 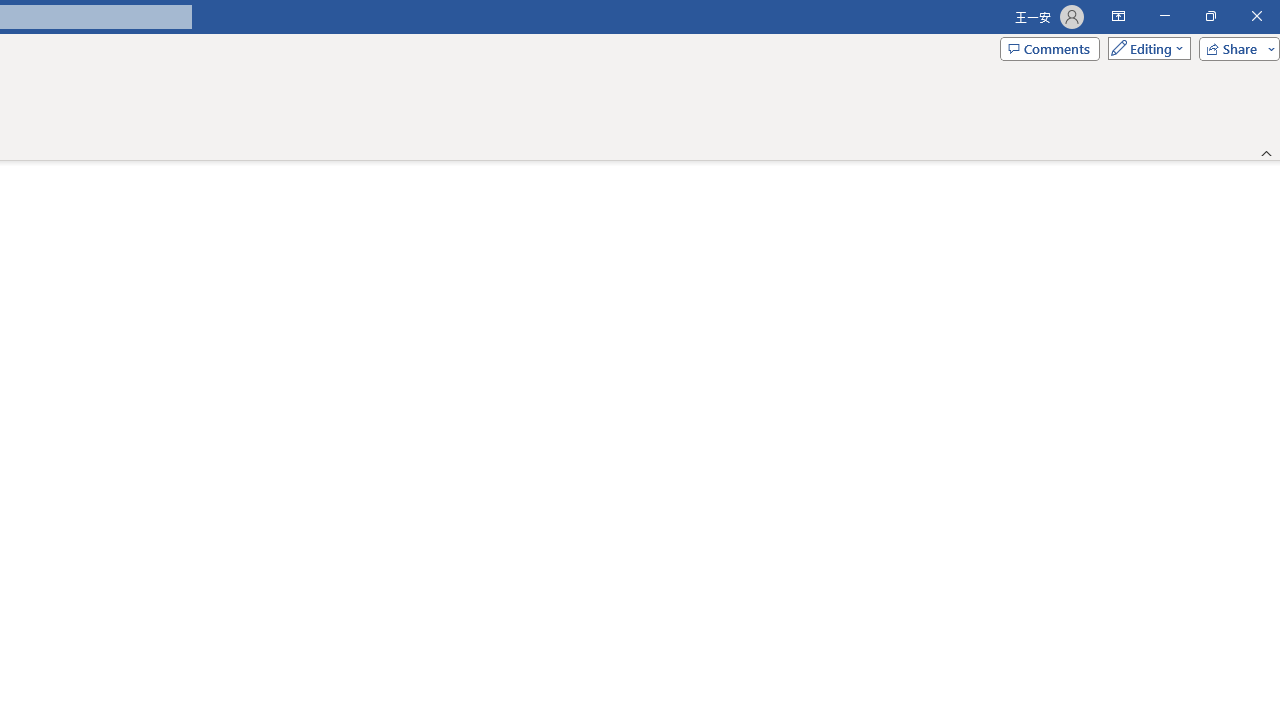 I want to click on 'Close', so click(x=1255, y=16).